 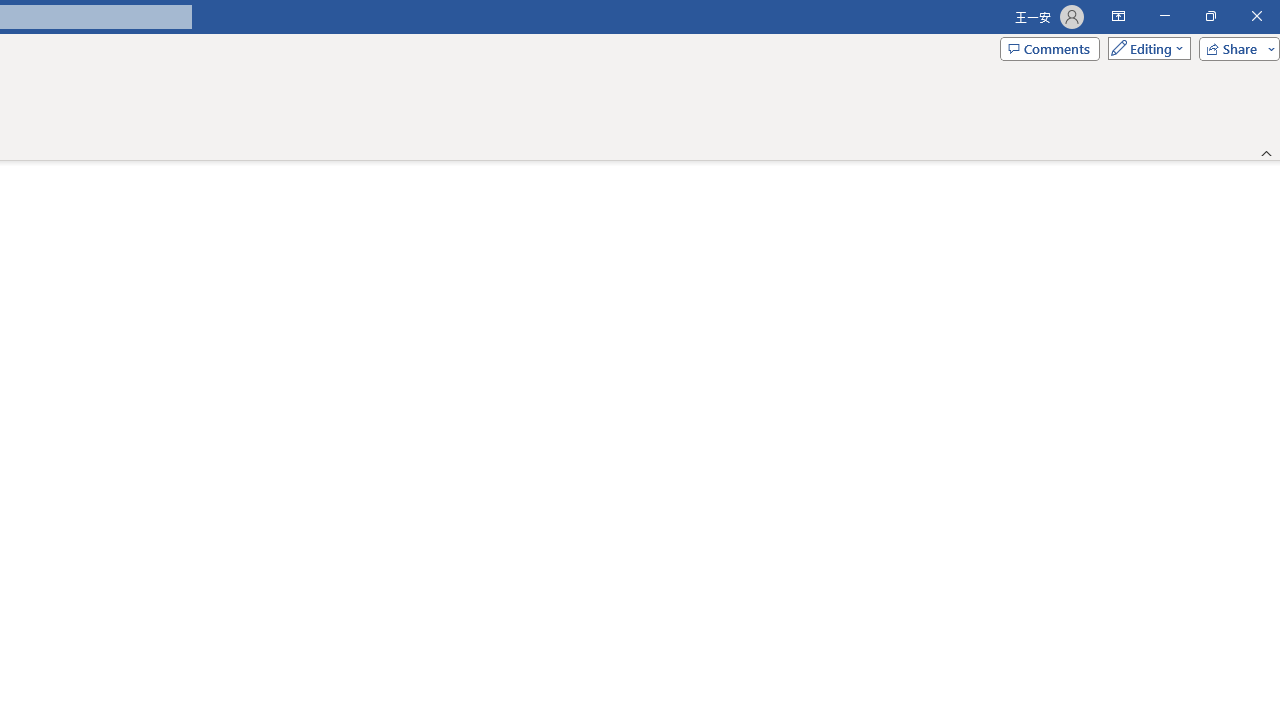 I want to click on 'Close', so click(x=1255, y=16).